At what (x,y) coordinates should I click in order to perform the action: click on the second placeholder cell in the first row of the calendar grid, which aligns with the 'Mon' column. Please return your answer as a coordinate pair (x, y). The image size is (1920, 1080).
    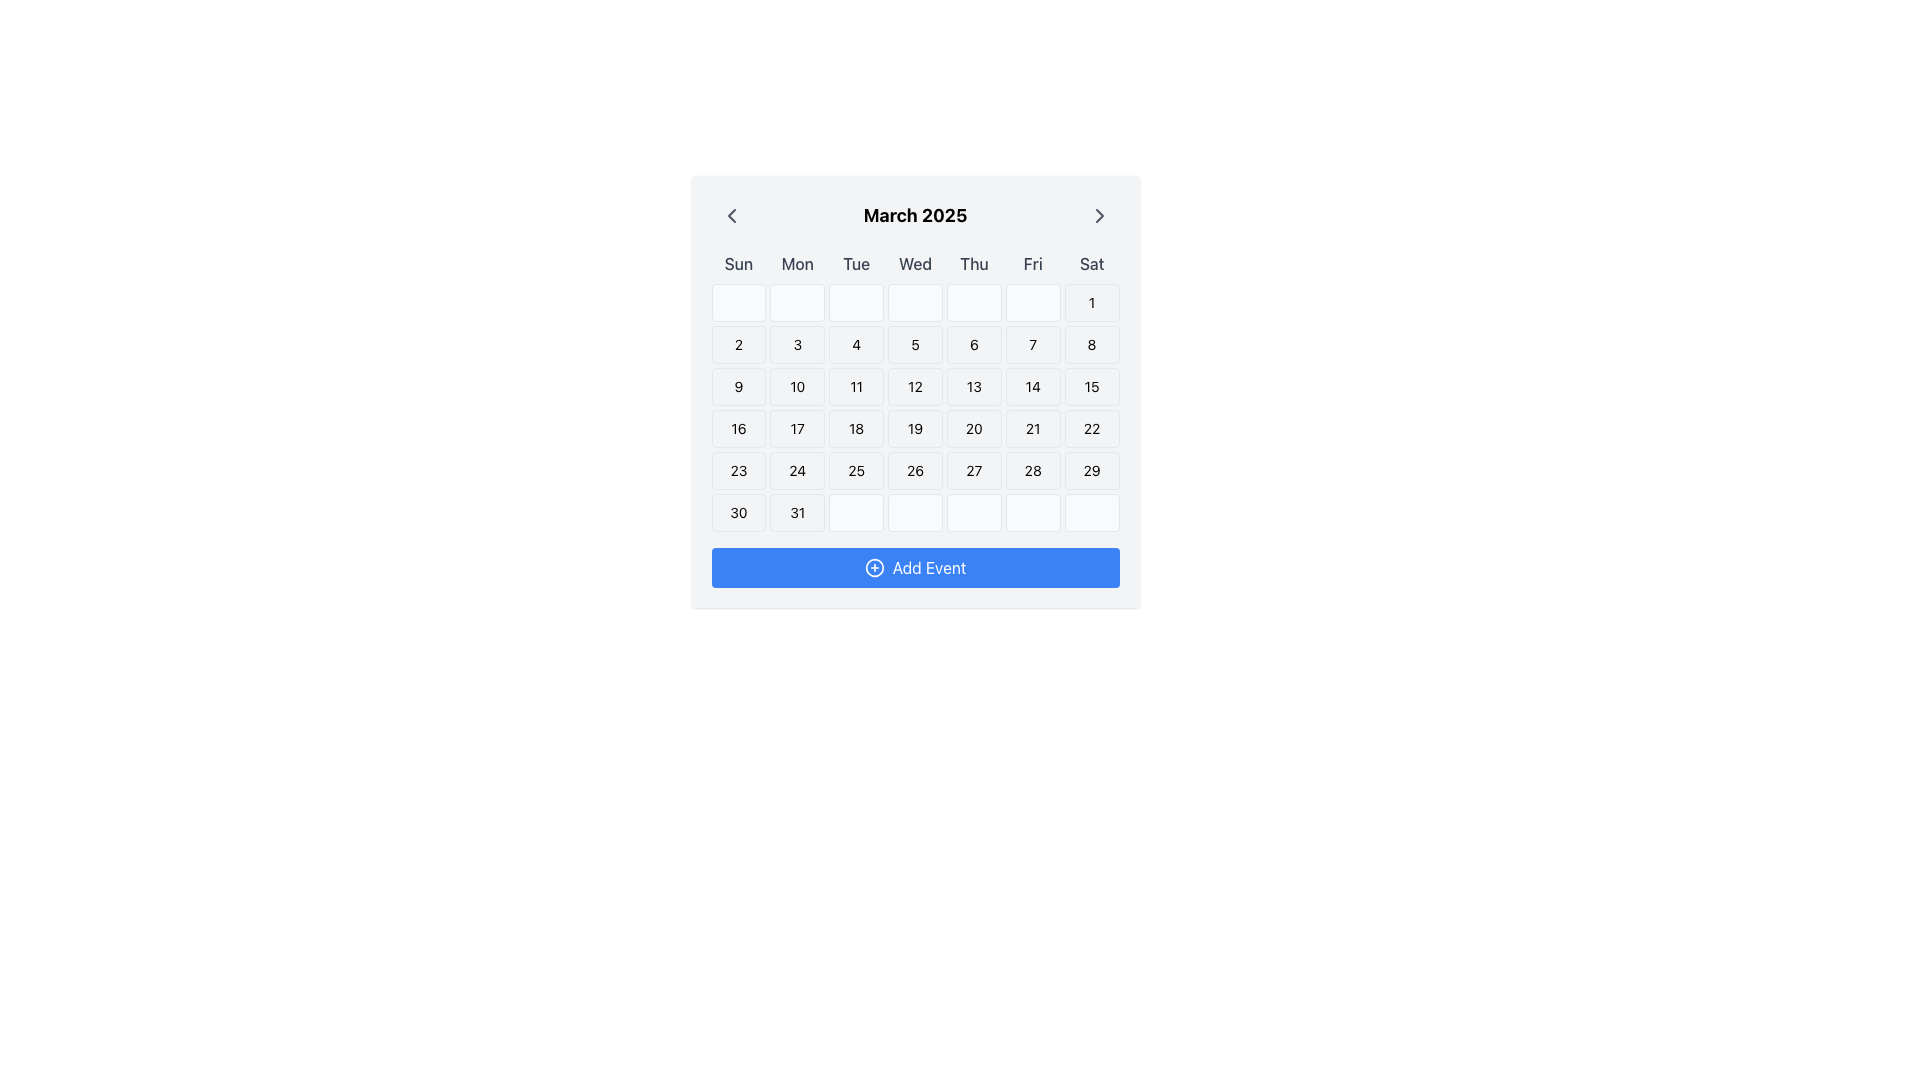
    Looking at the image, I should click on (796, 303).